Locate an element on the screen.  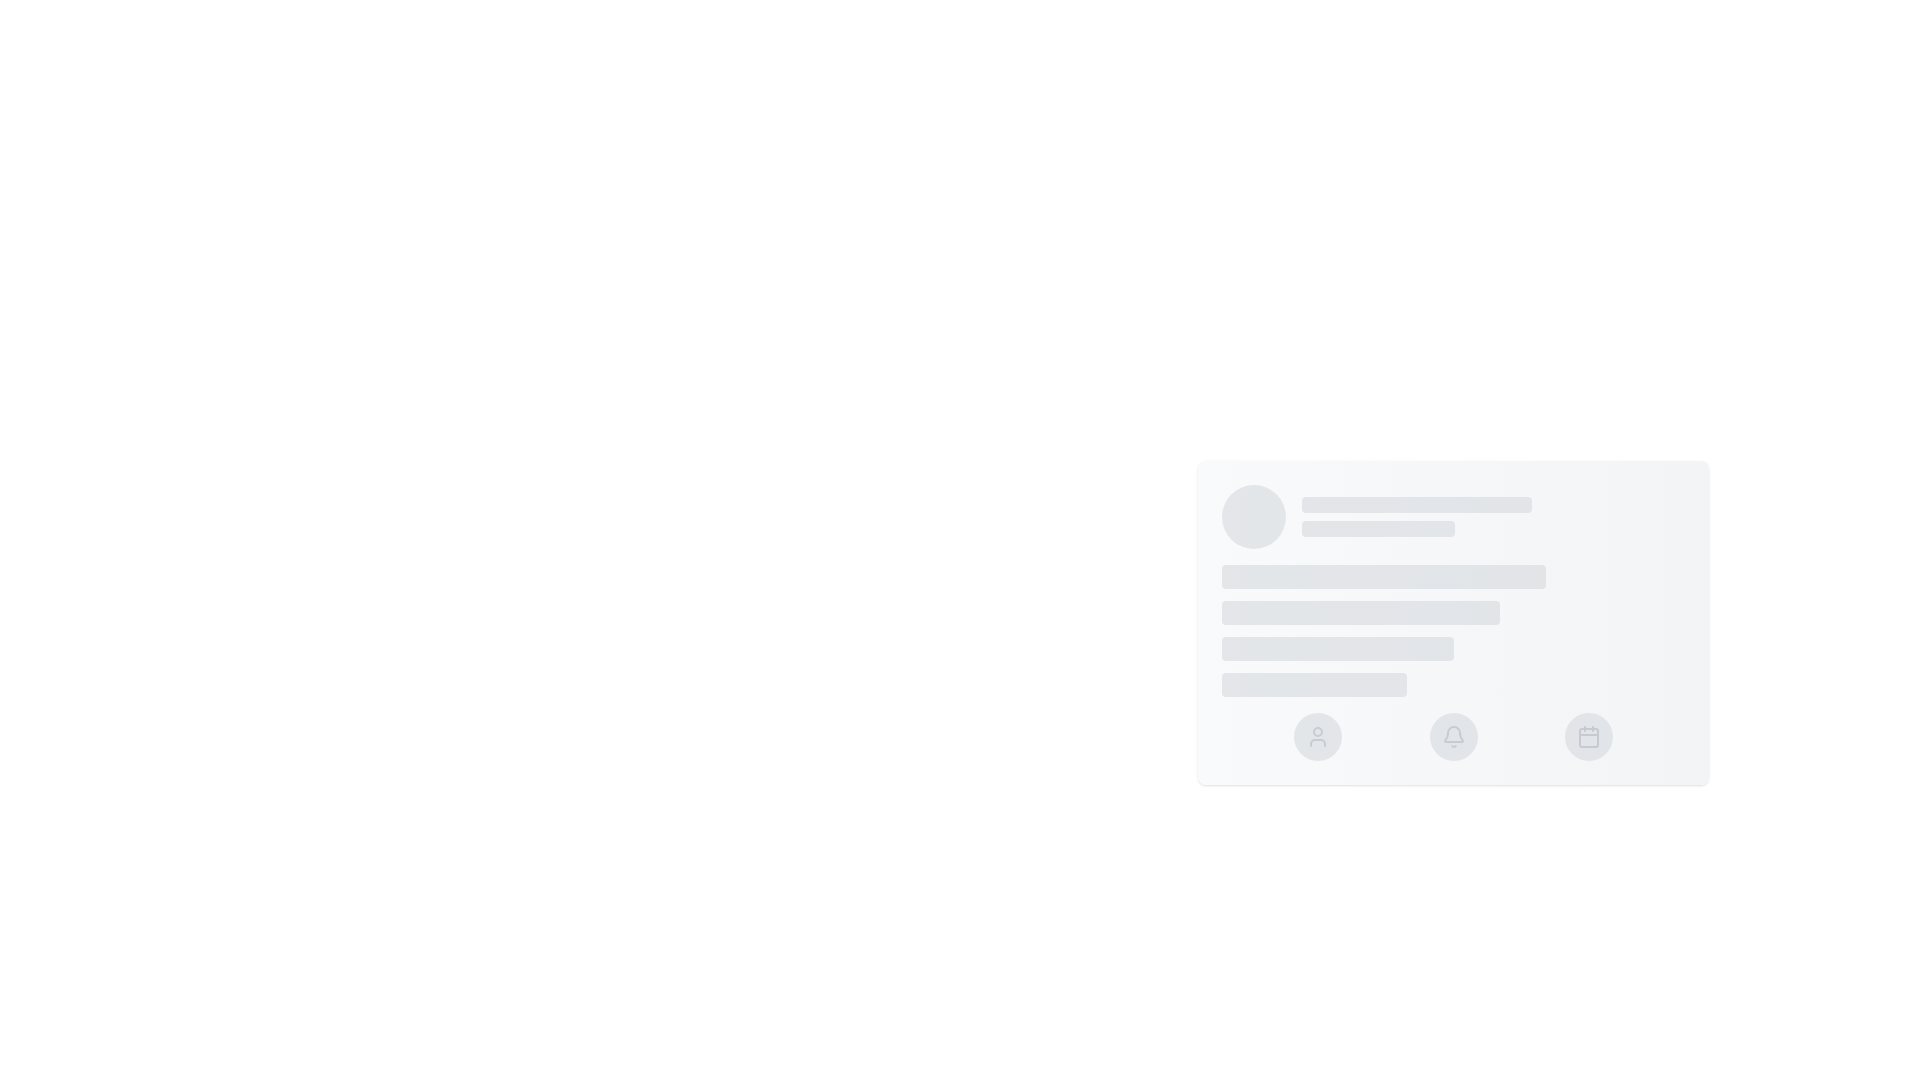
the first non-interactive placeholder bar that indicates the loading state of textual content, located centrally within a card-like structure is located at coordinates (1383, 577).